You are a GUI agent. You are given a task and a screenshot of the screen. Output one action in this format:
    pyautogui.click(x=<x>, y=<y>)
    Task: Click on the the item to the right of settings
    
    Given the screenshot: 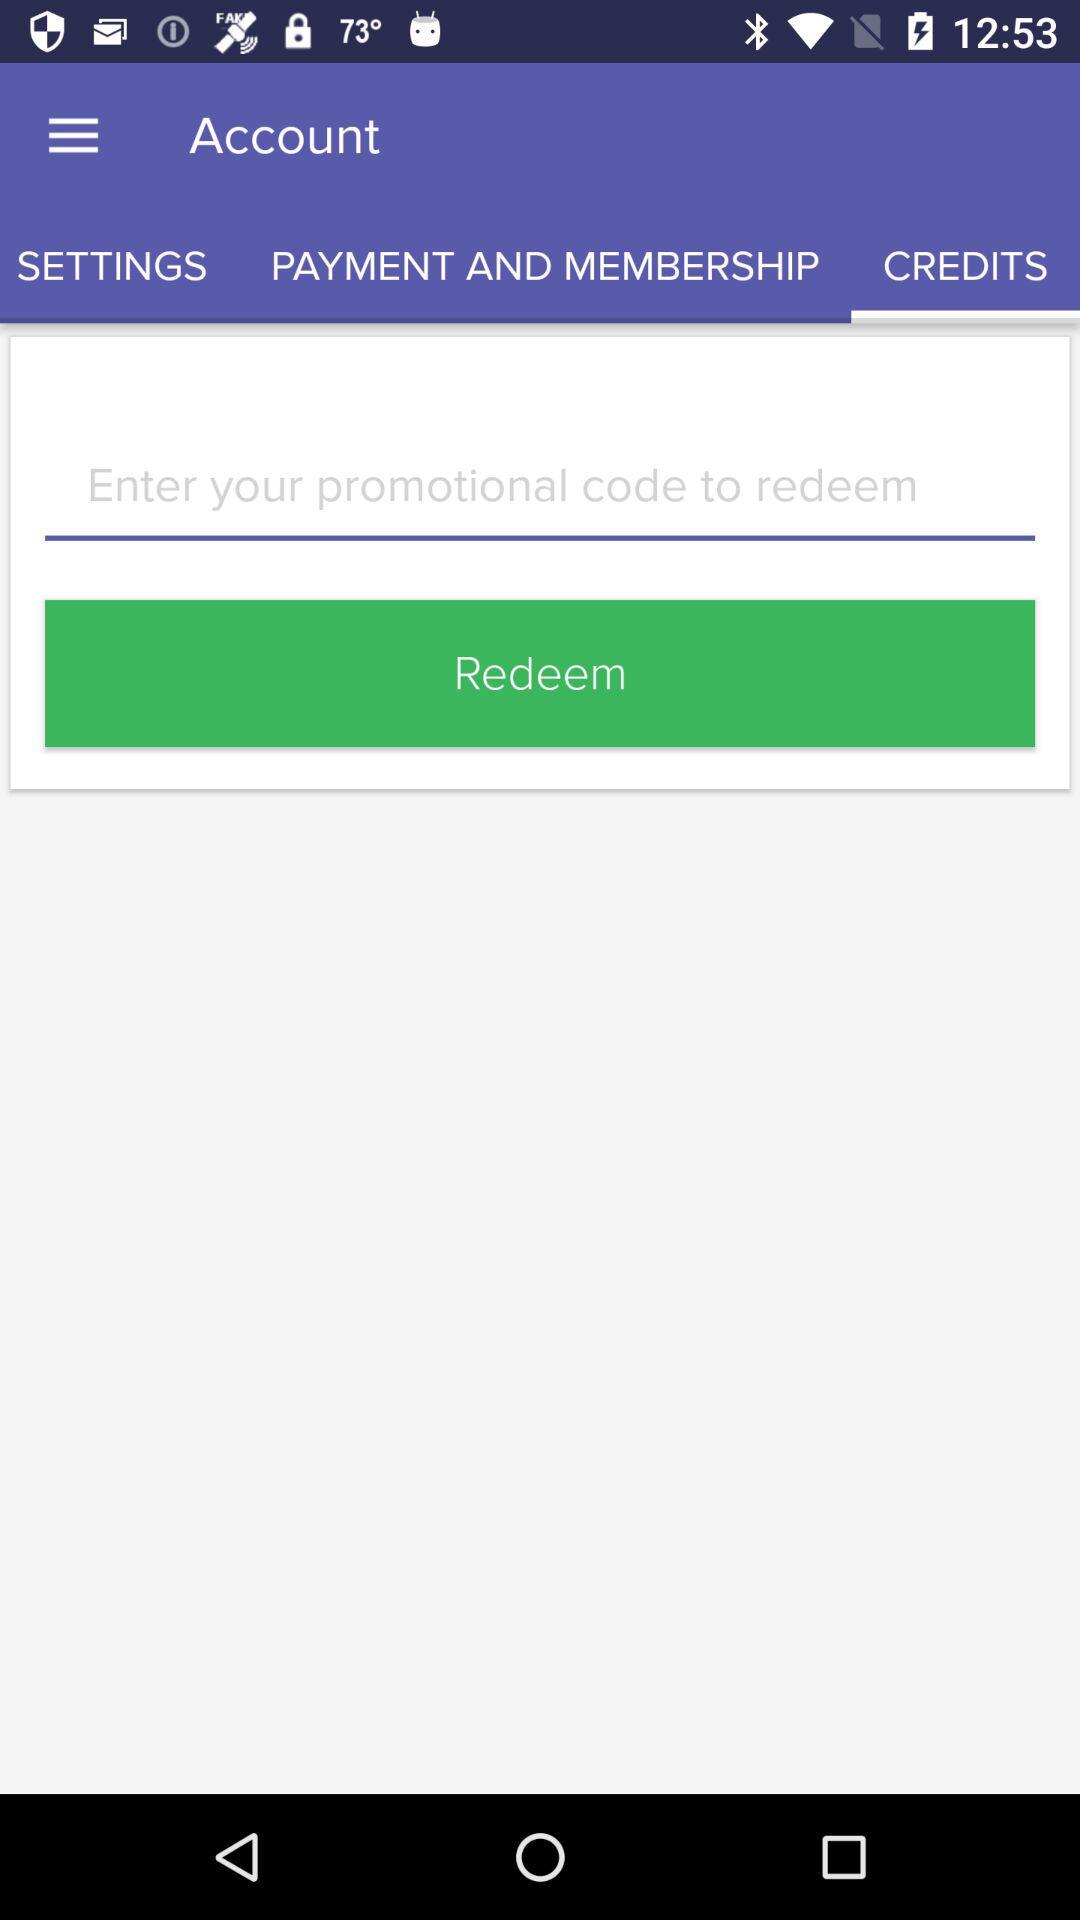 What is the action you would take?
    pyautogui.click(x=545, y=265)
    